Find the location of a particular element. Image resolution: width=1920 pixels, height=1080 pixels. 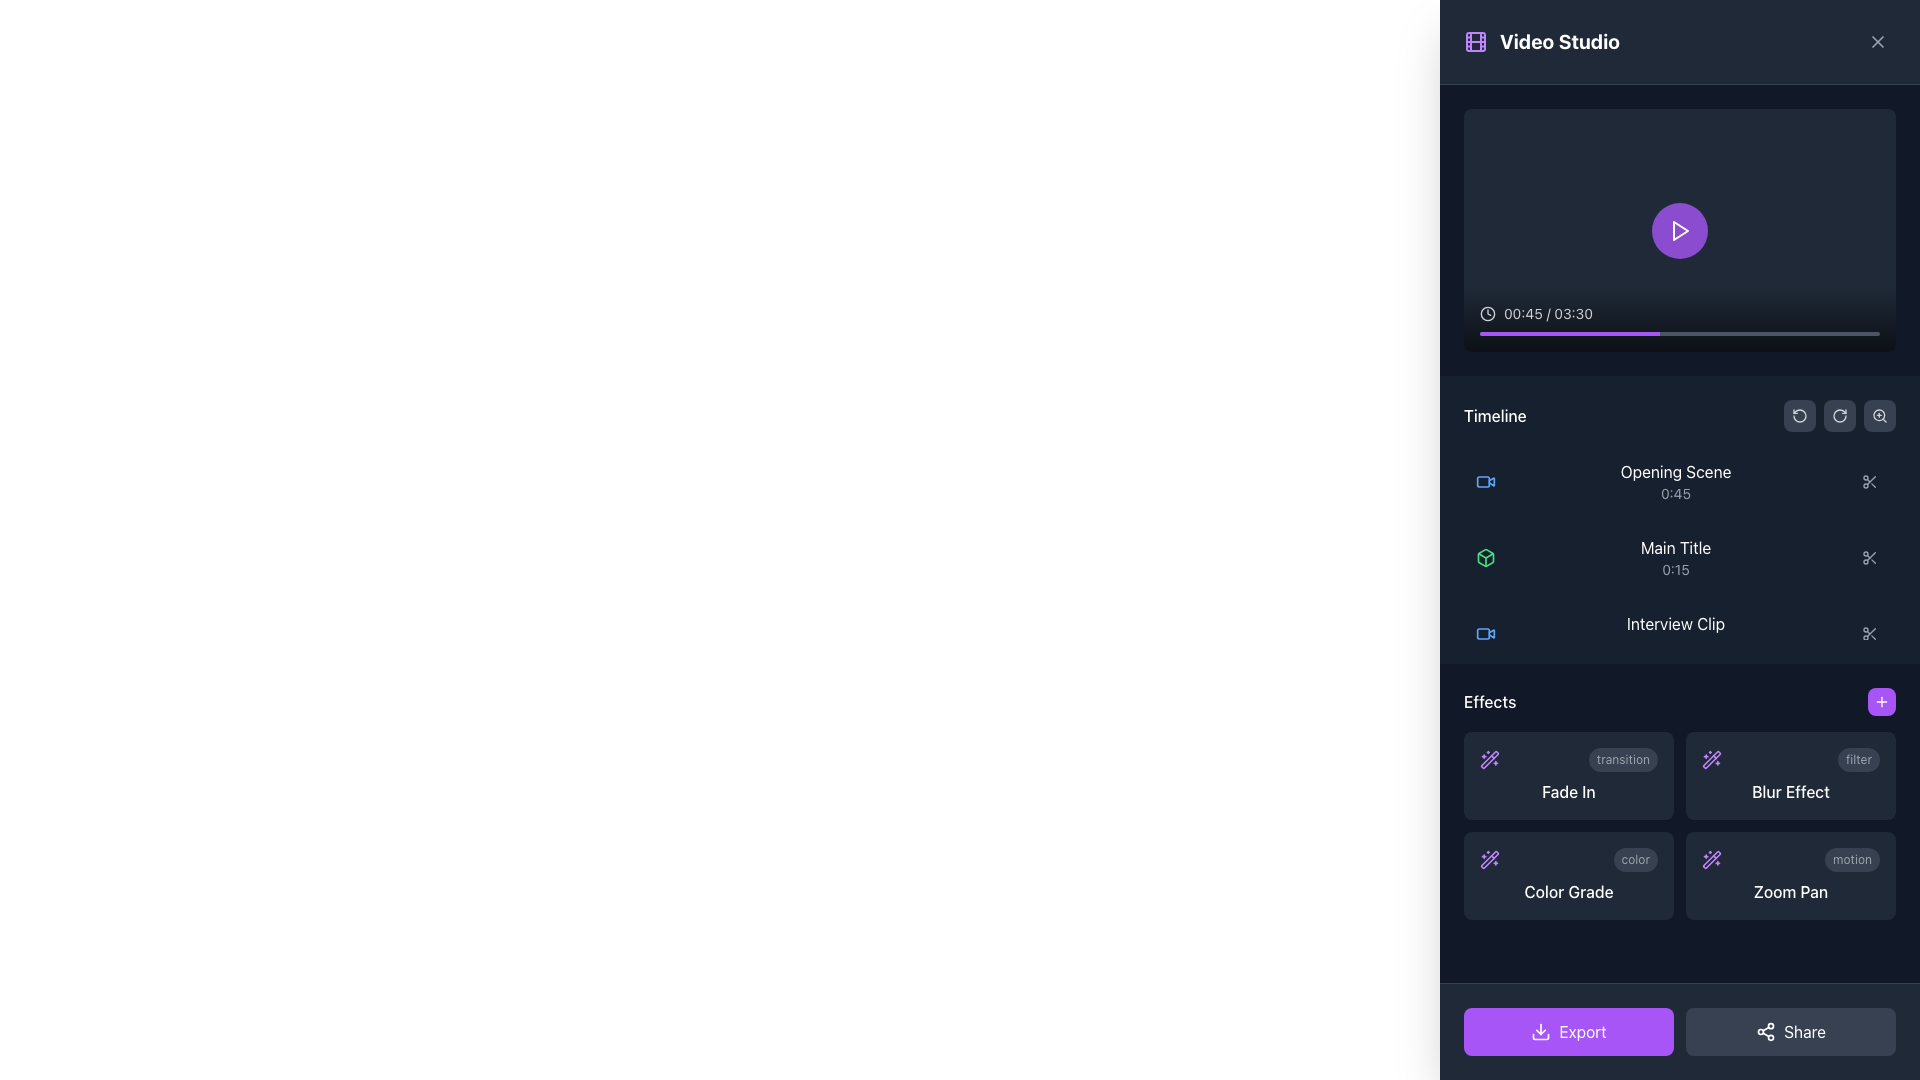

the 'Revert' or 'Undo' button located at the top-right of the dark panel is located at coordinates (1800, 415).